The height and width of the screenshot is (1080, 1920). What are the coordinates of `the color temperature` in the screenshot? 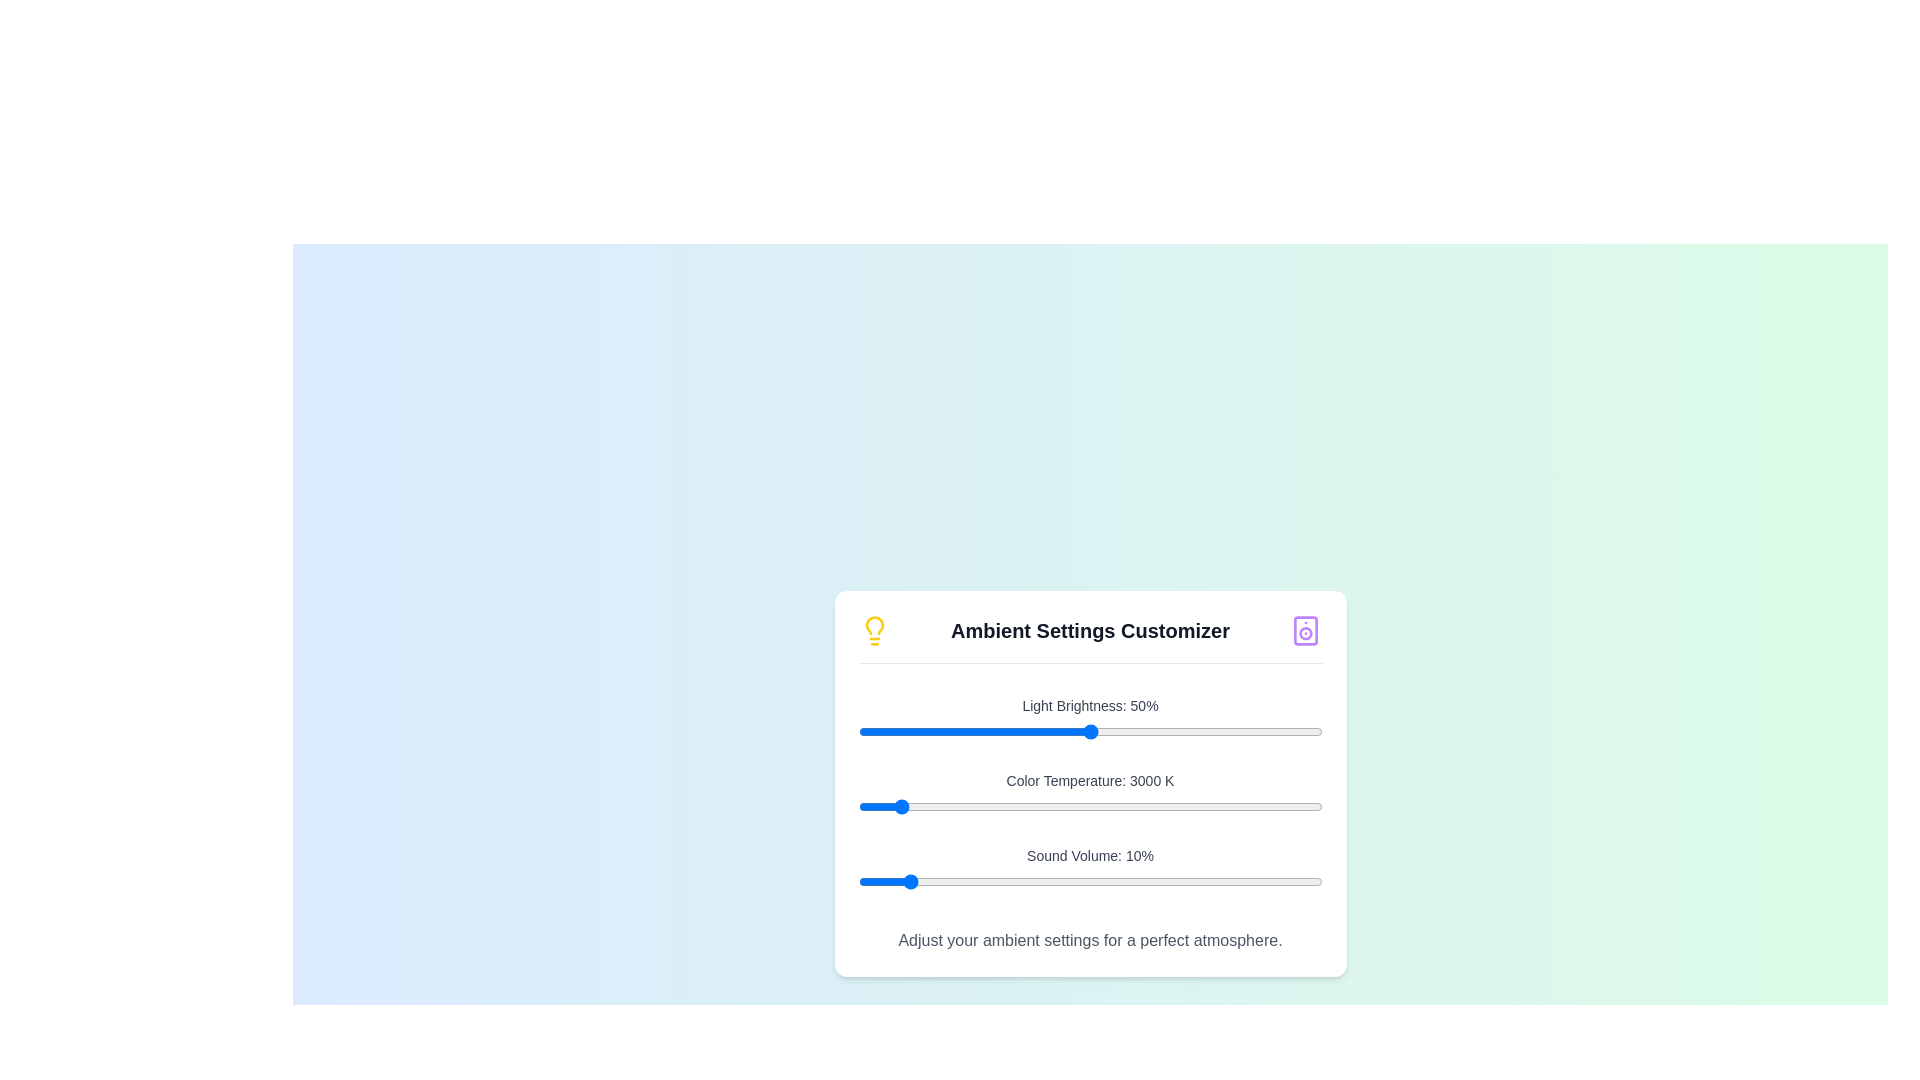 It's located at (1147, 805).